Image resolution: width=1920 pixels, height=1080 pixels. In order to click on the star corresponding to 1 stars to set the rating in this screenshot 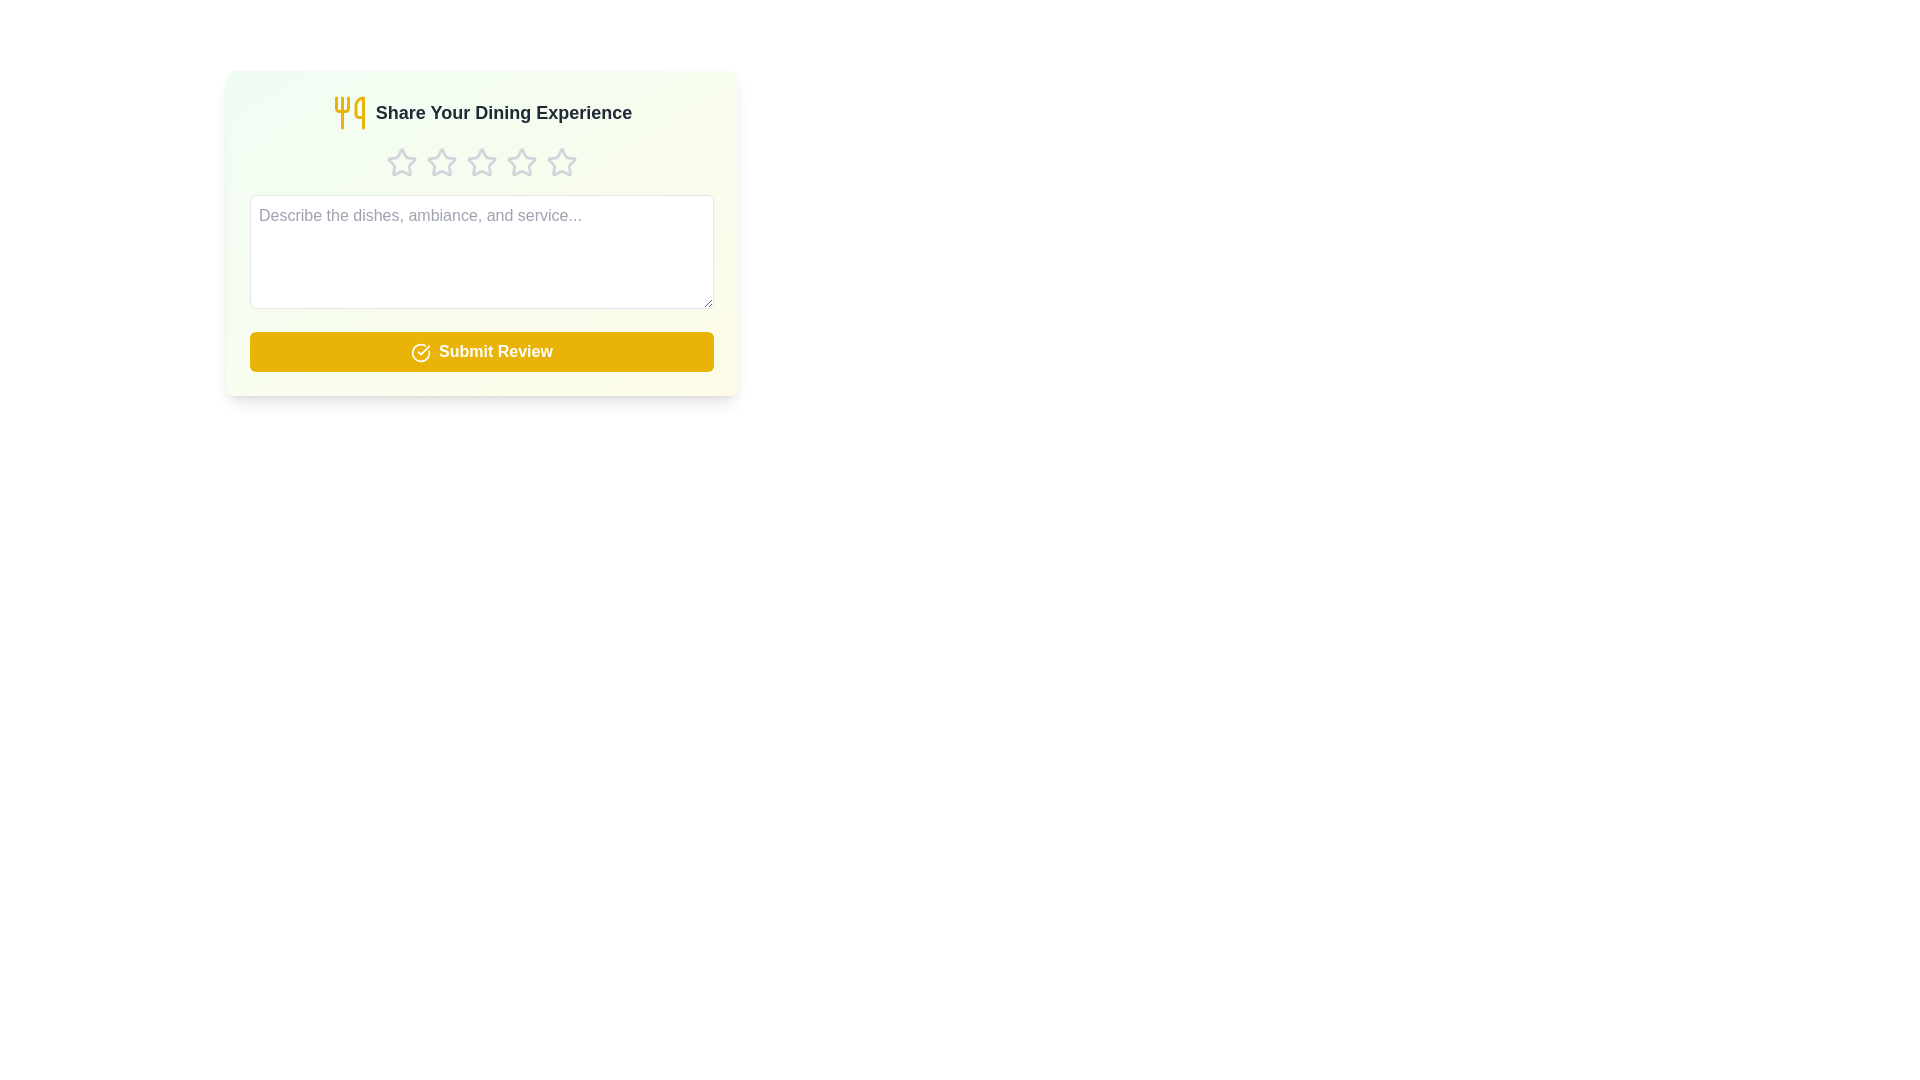, I will do `click(401, 161)`.